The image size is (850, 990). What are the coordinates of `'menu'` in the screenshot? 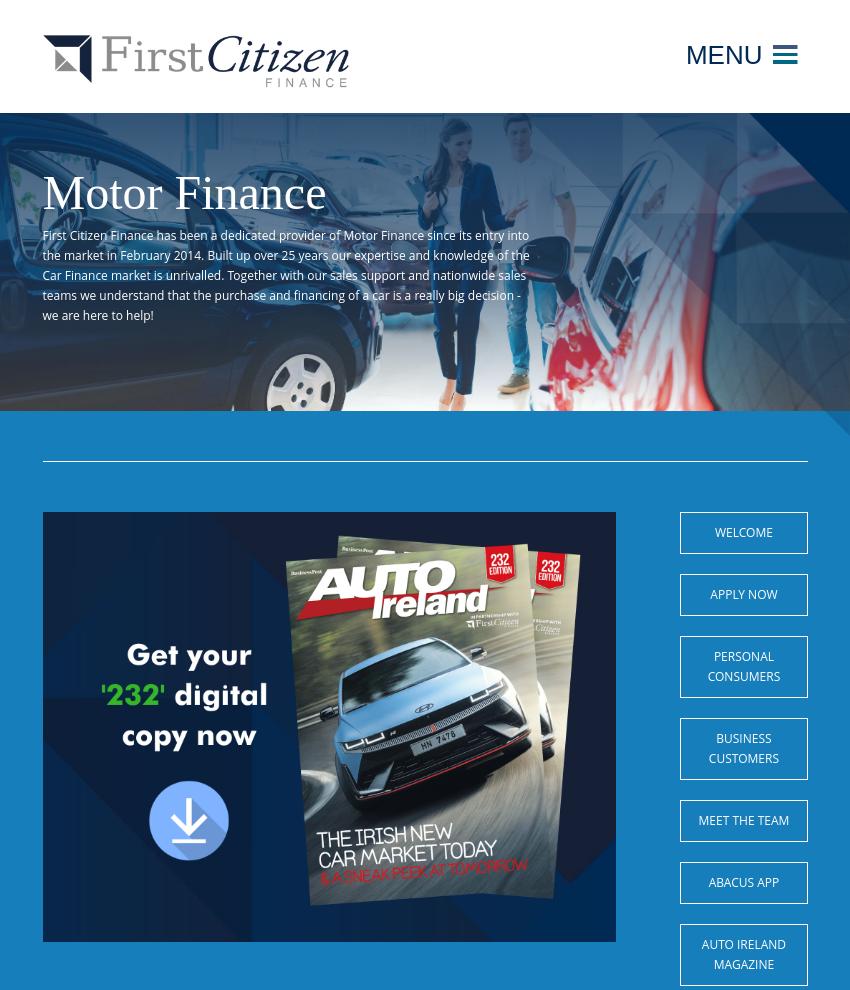 It's located at (722, 55).